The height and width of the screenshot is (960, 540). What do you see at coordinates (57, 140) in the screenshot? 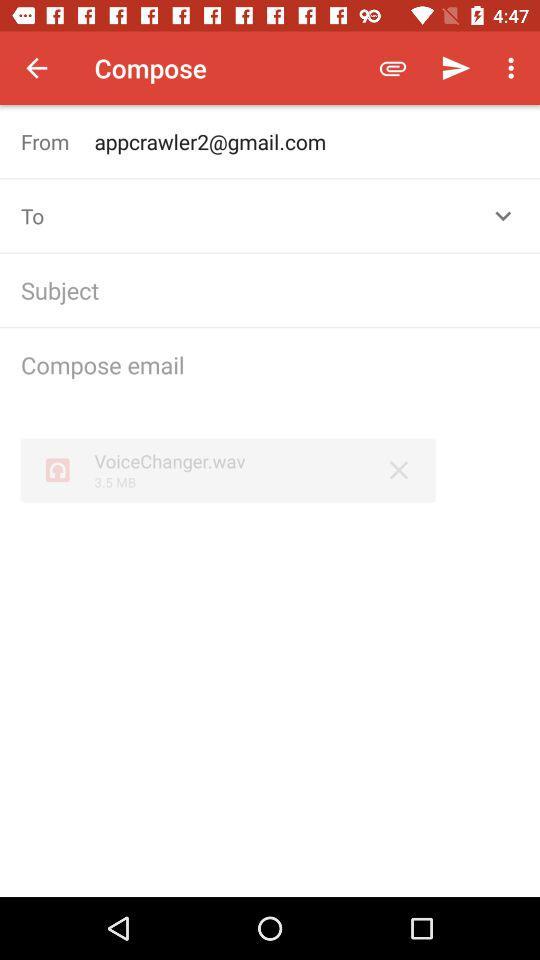
I see `the item to the left of appcrawler2@gmail.com icon` at bounding box center [57, 140].